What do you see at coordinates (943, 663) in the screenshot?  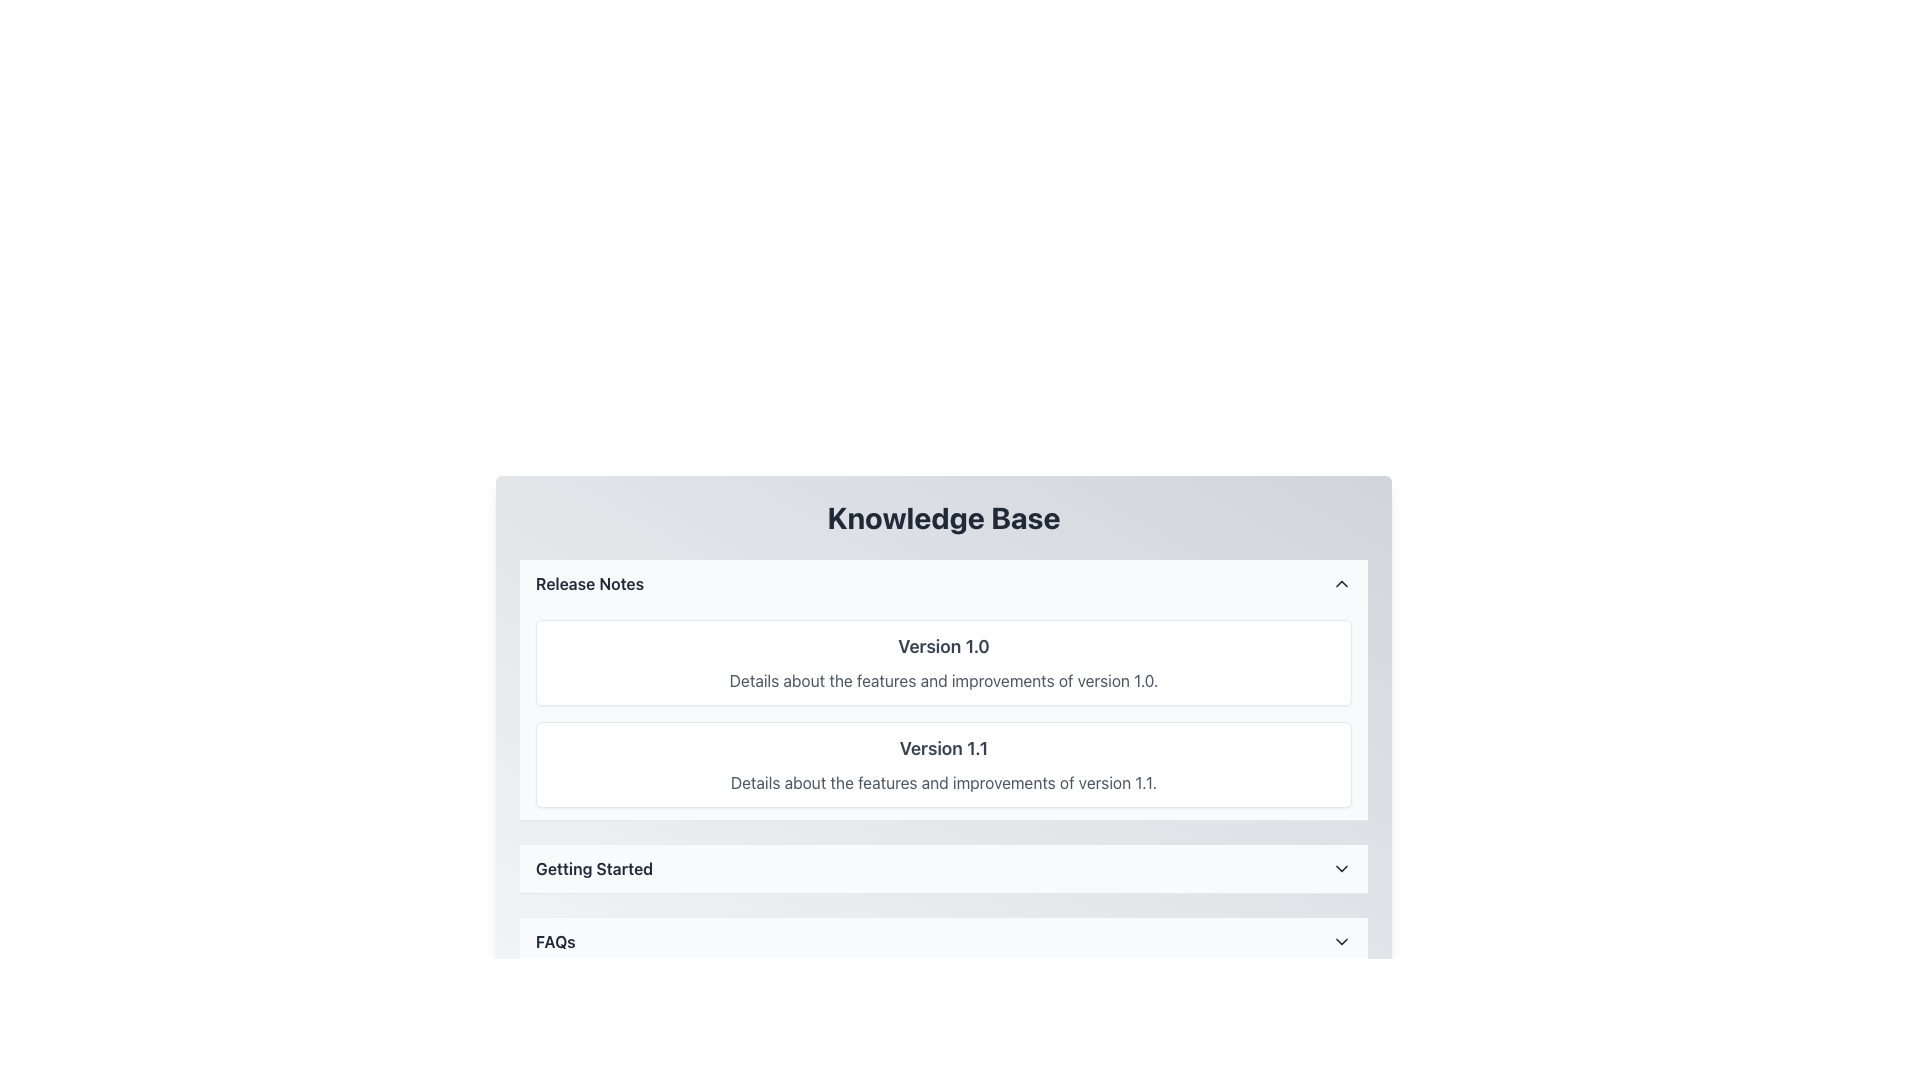 I see `the informational card or panel displaying features and improvements of version 1.0, located under the 'Release Notes' heading as the first item in the list` at bounding box center [943, 663].